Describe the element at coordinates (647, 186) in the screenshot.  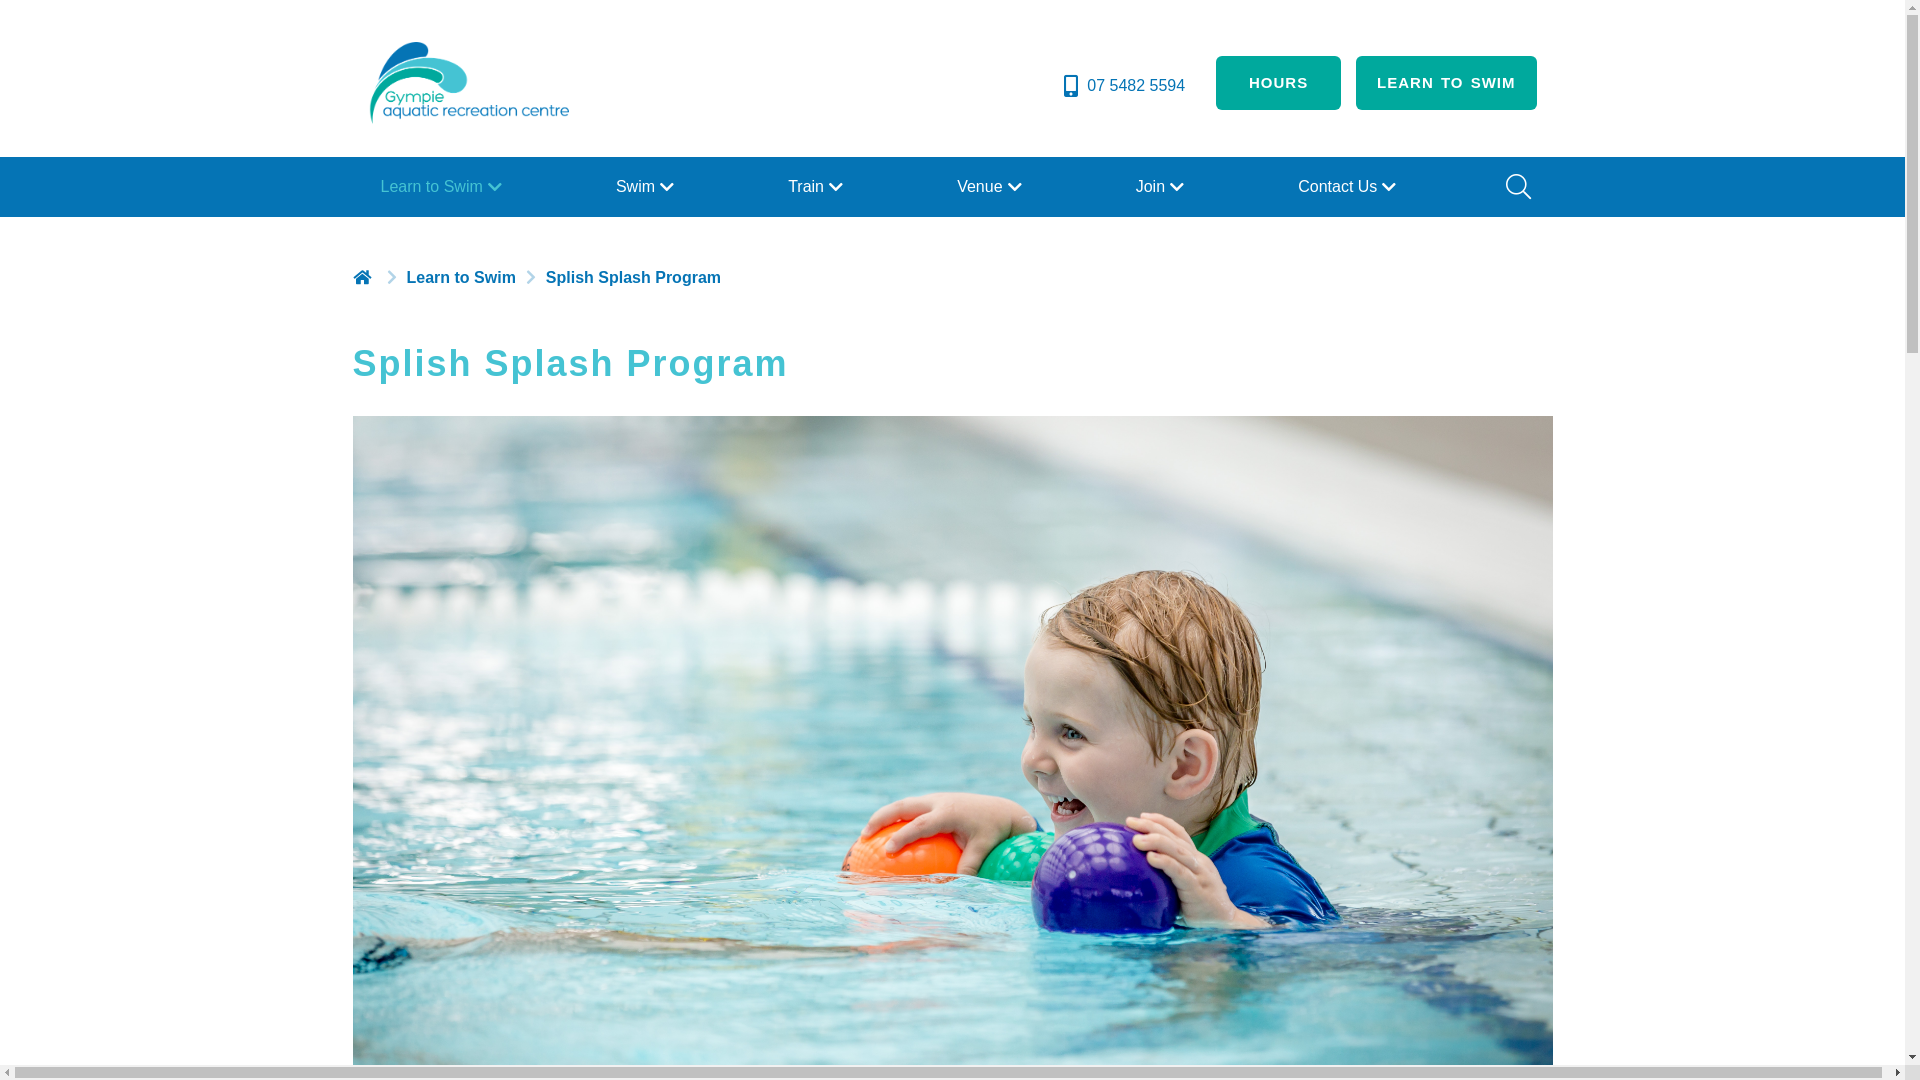
I see `'Swim'` at that location.